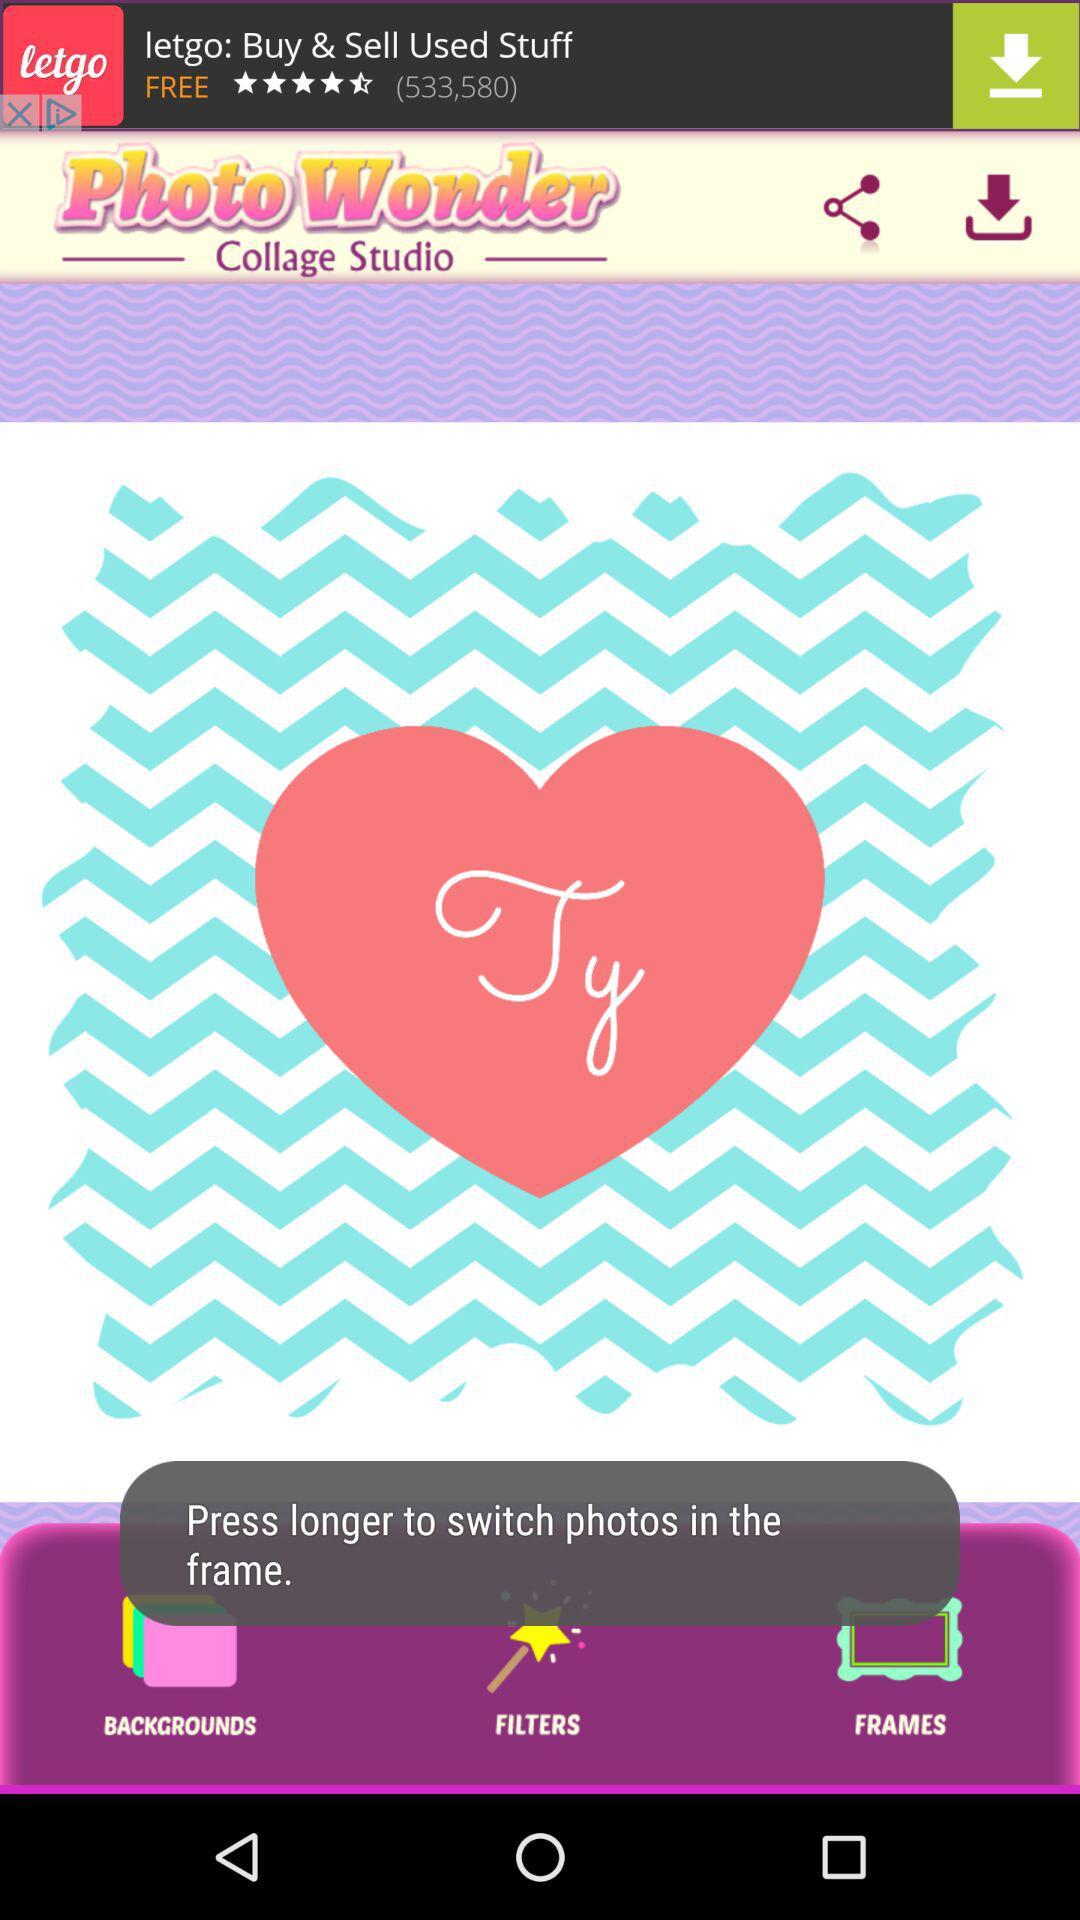 The height and width of the screenshot is (1920, 1080). Describe the element at coordinates (540, 65) in the screenshot. I see `download app` at that location.